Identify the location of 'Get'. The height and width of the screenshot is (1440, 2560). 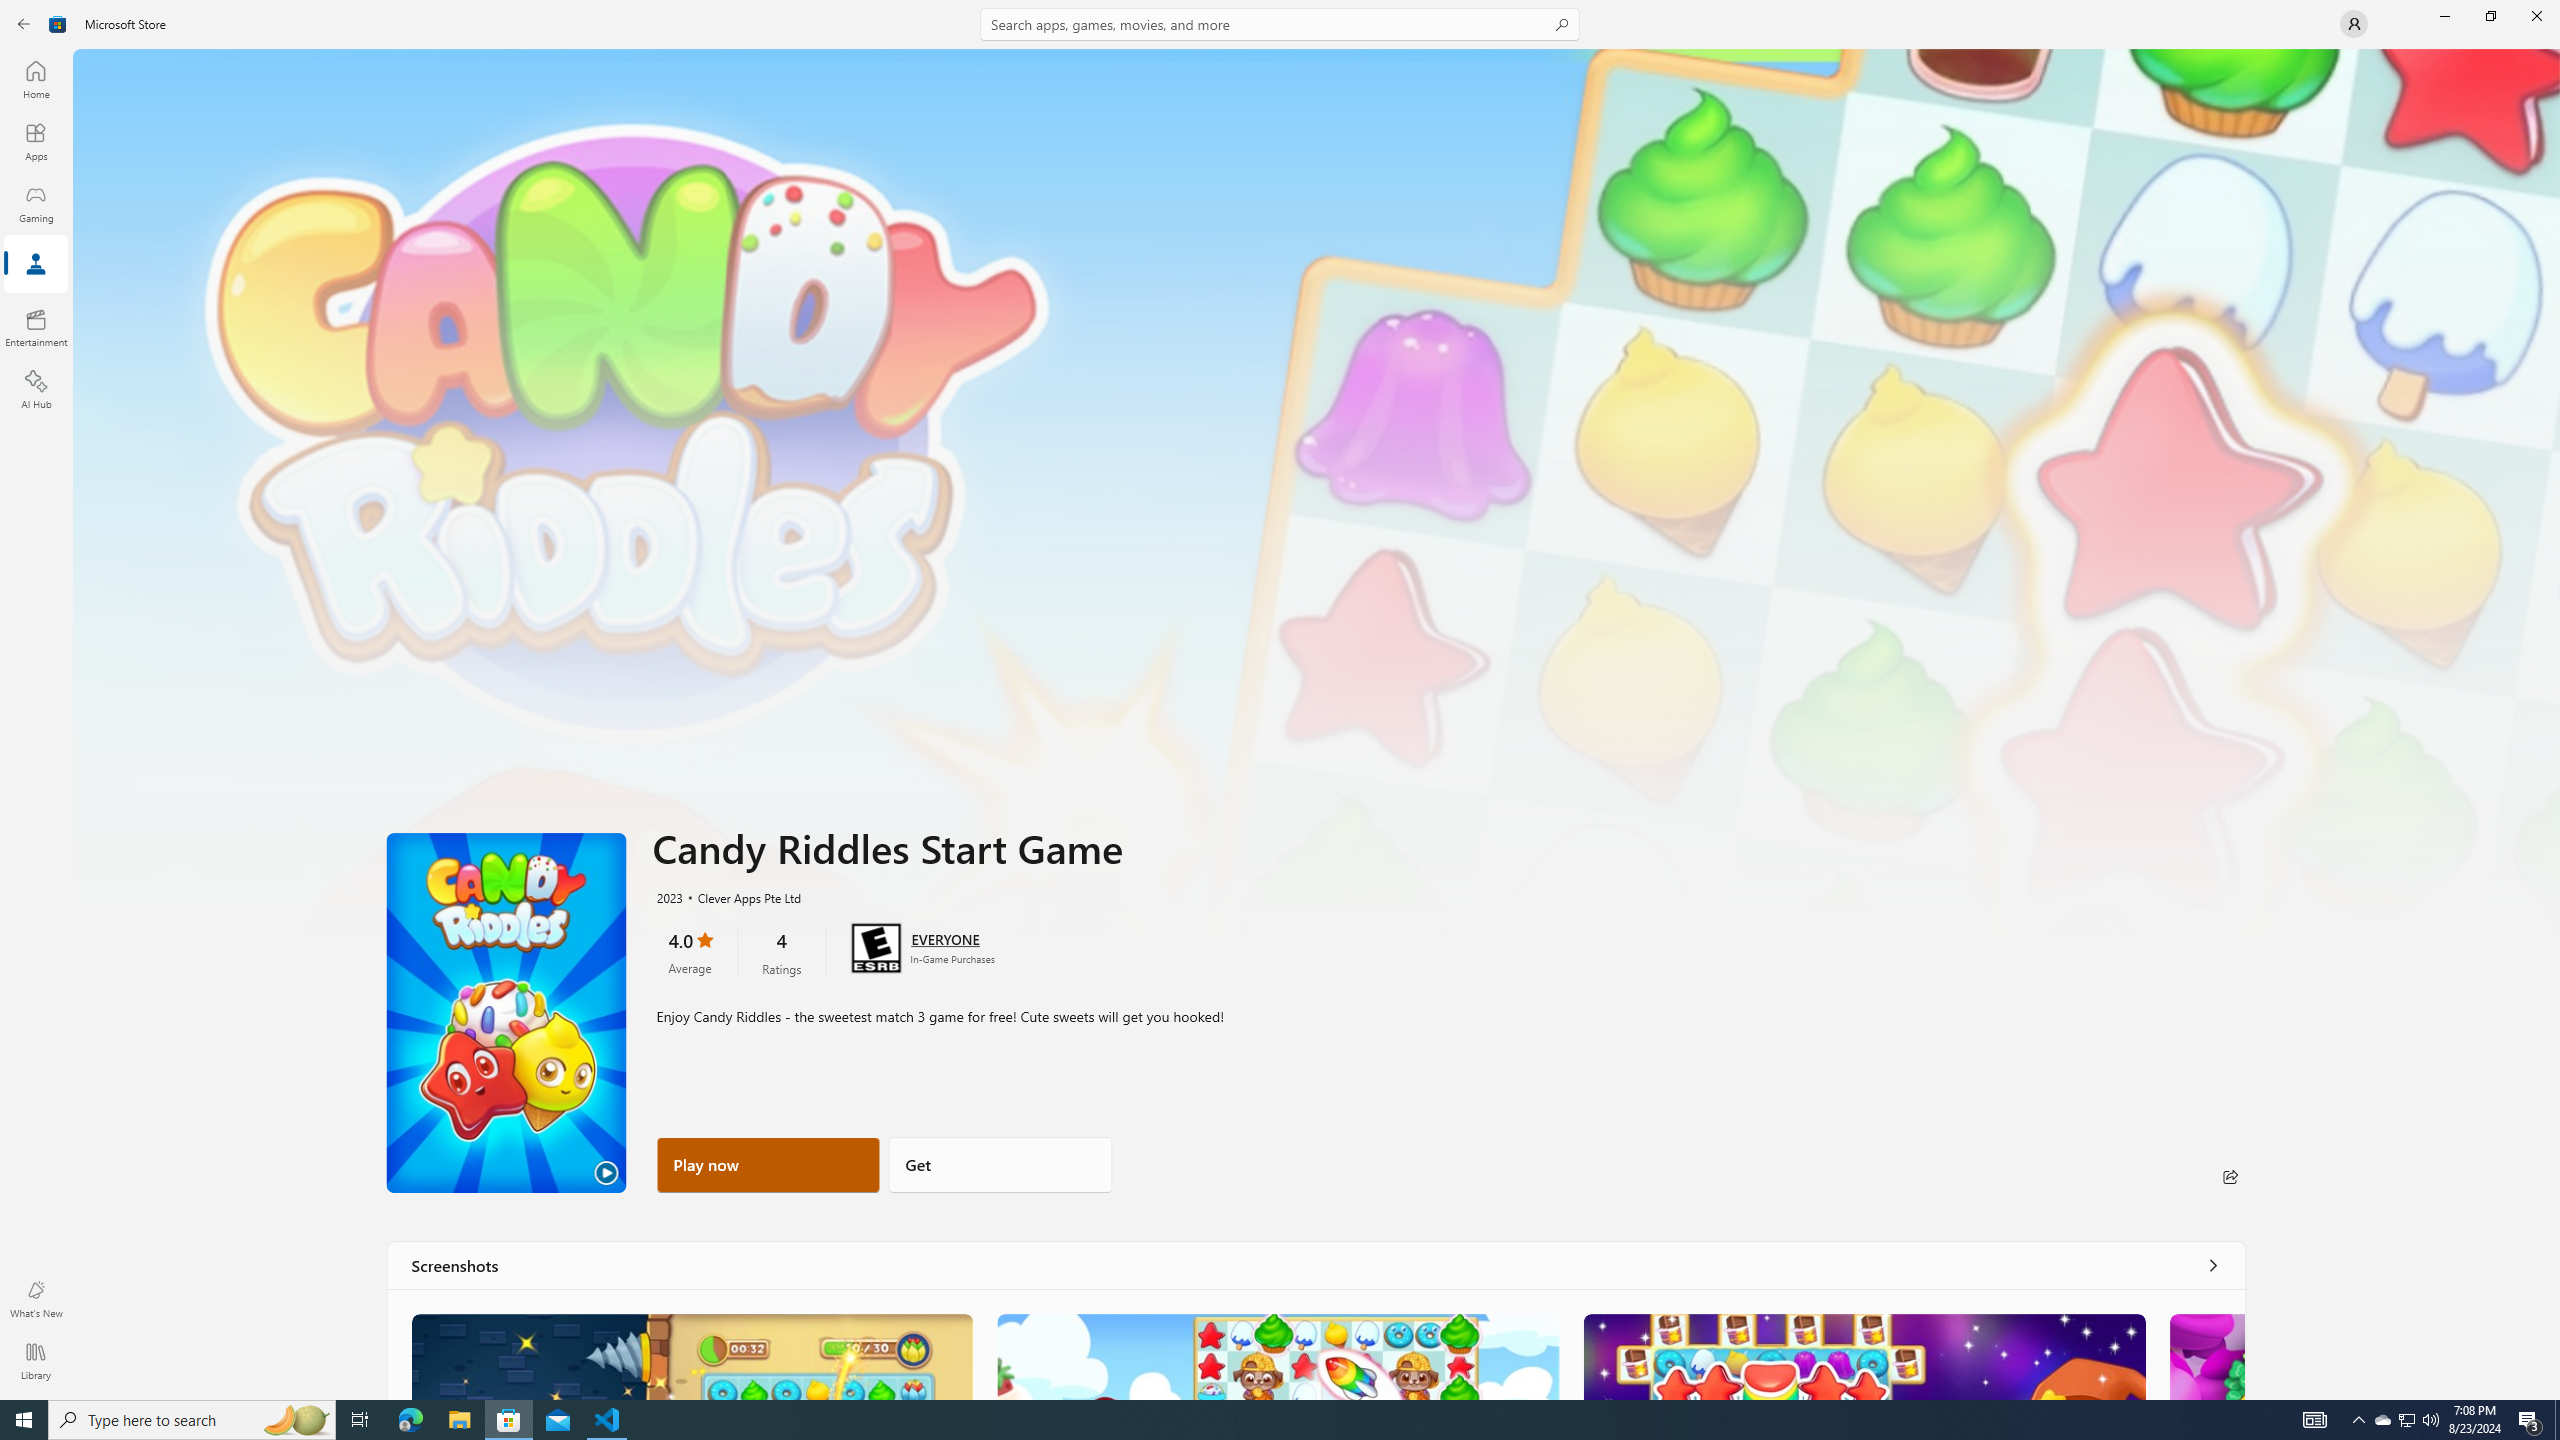
(998, 1164).